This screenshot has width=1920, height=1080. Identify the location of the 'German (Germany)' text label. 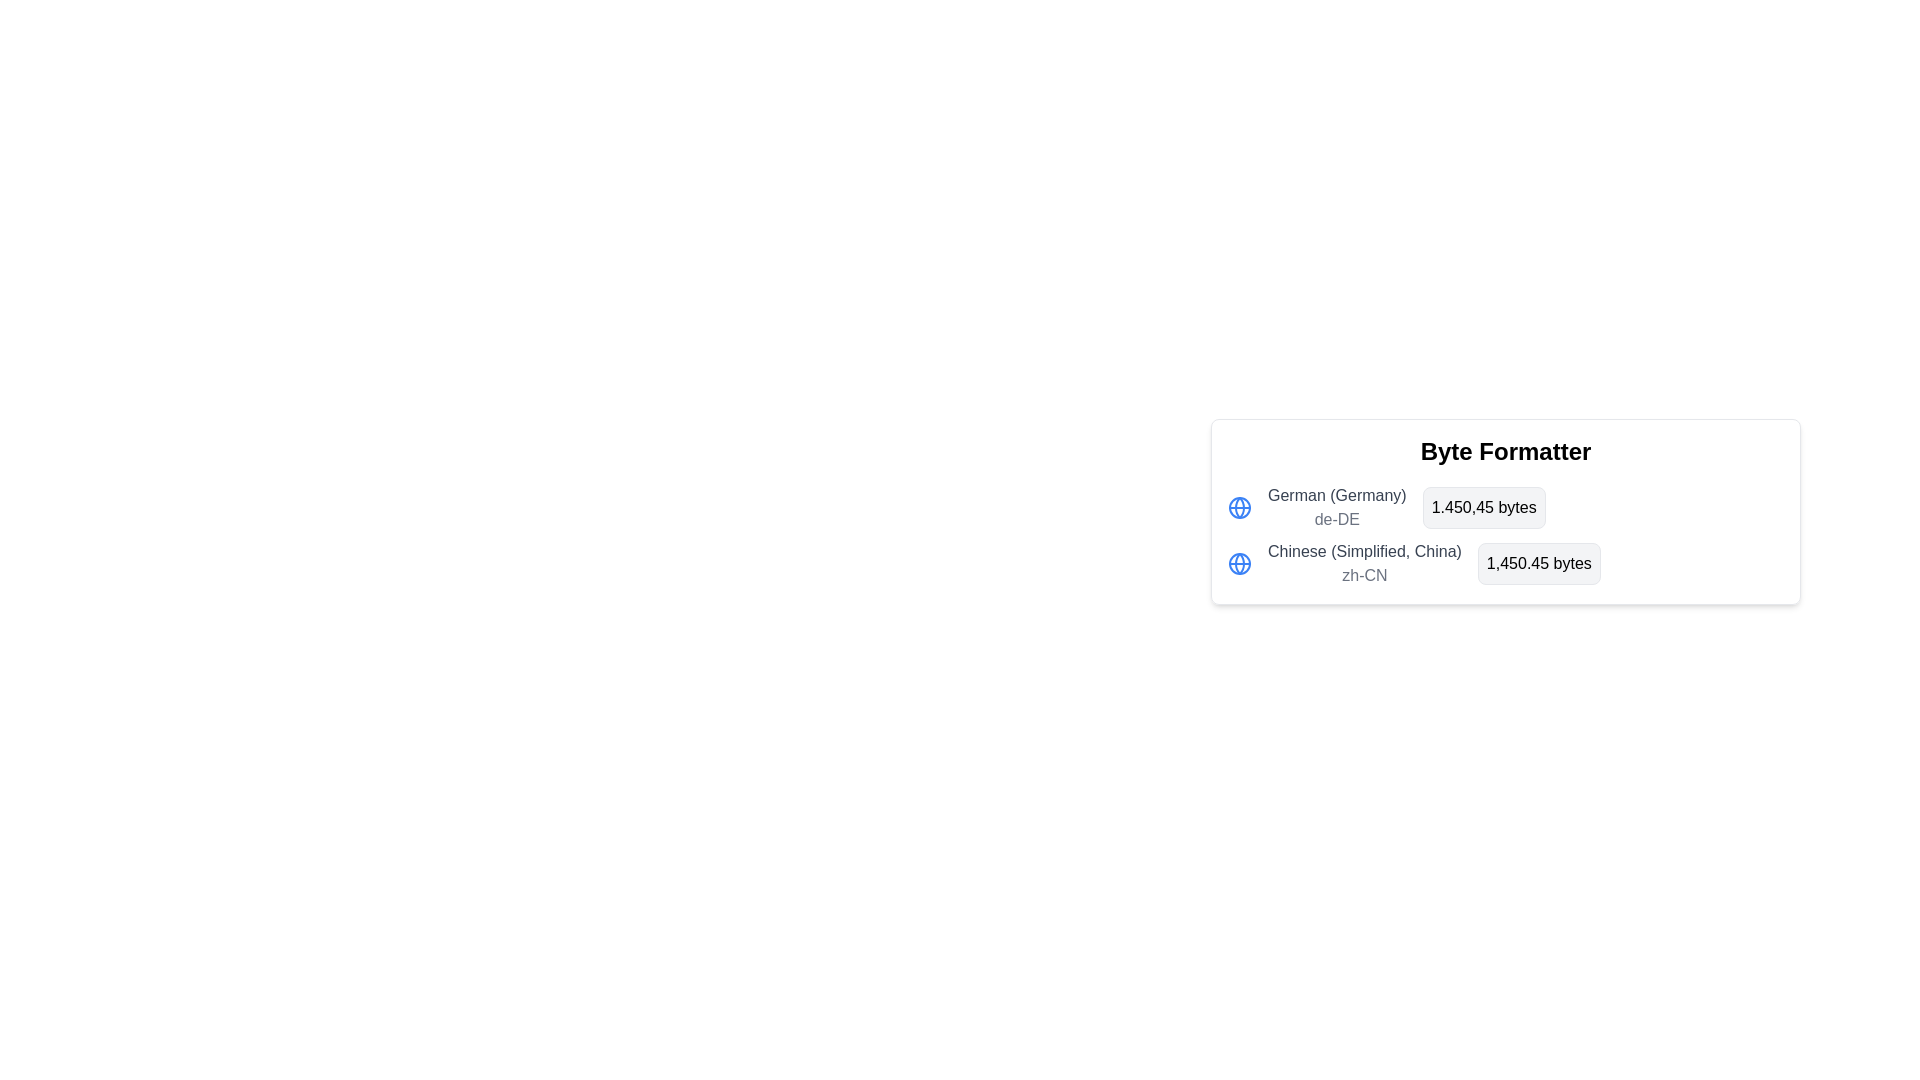
(1337, 507).